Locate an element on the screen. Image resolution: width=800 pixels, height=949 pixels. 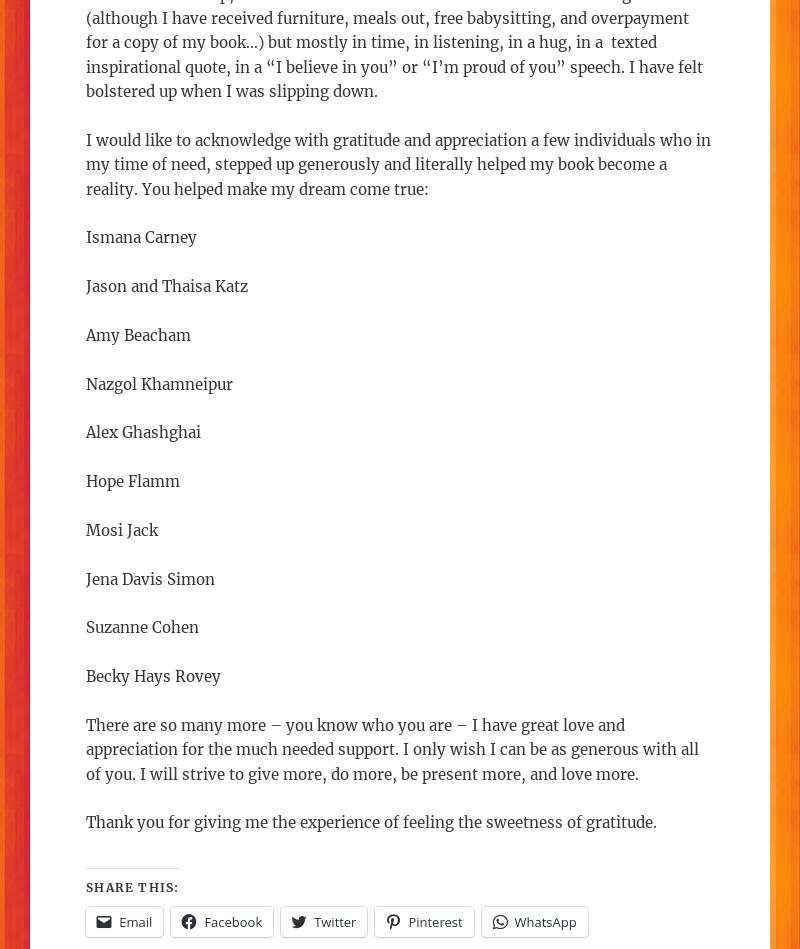
'Jena Davis Simon' is located at coordinates (86, 577).